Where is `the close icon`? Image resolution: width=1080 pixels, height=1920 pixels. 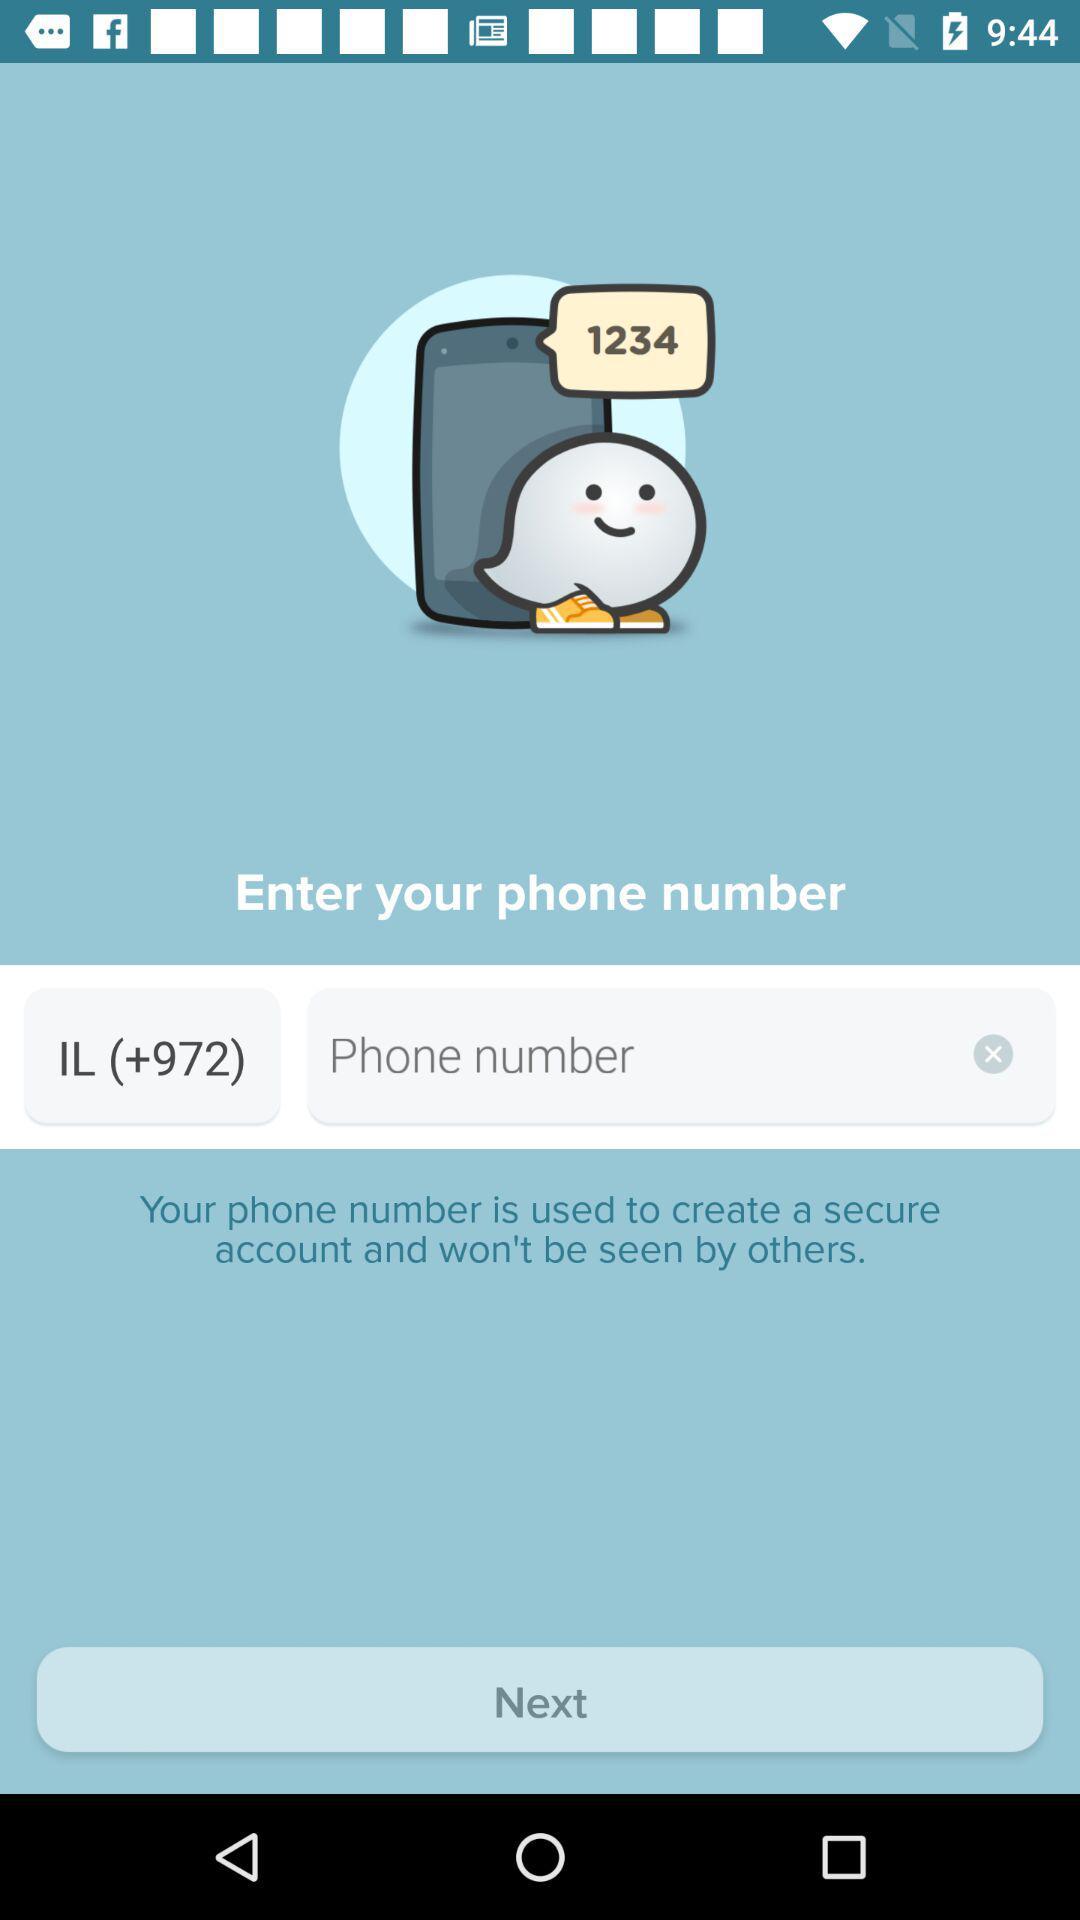
the close icon is located at coordinates (987, 1053).